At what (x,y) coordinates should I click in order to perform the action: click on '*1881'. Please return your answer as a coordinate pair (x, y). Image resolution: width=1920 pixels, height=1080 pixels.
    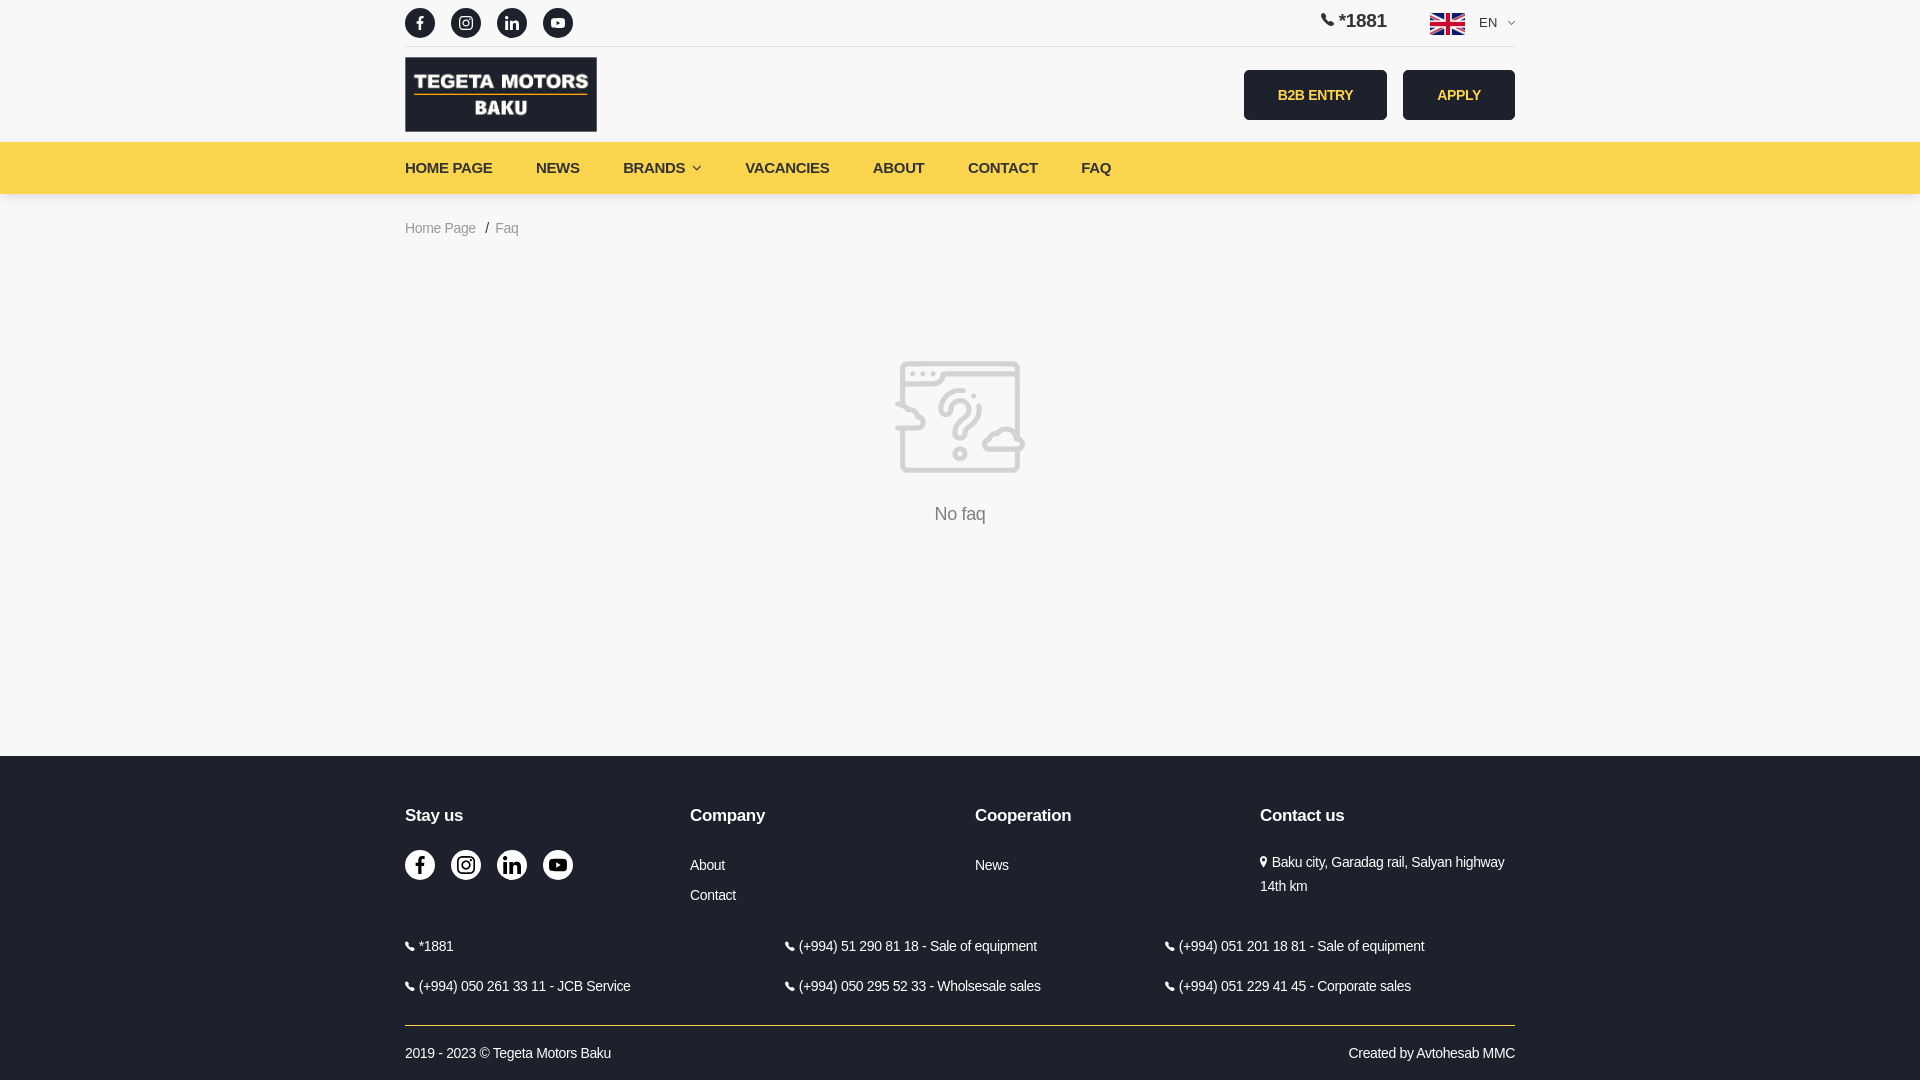
    Looking at the image, I should click on (1320, 20).